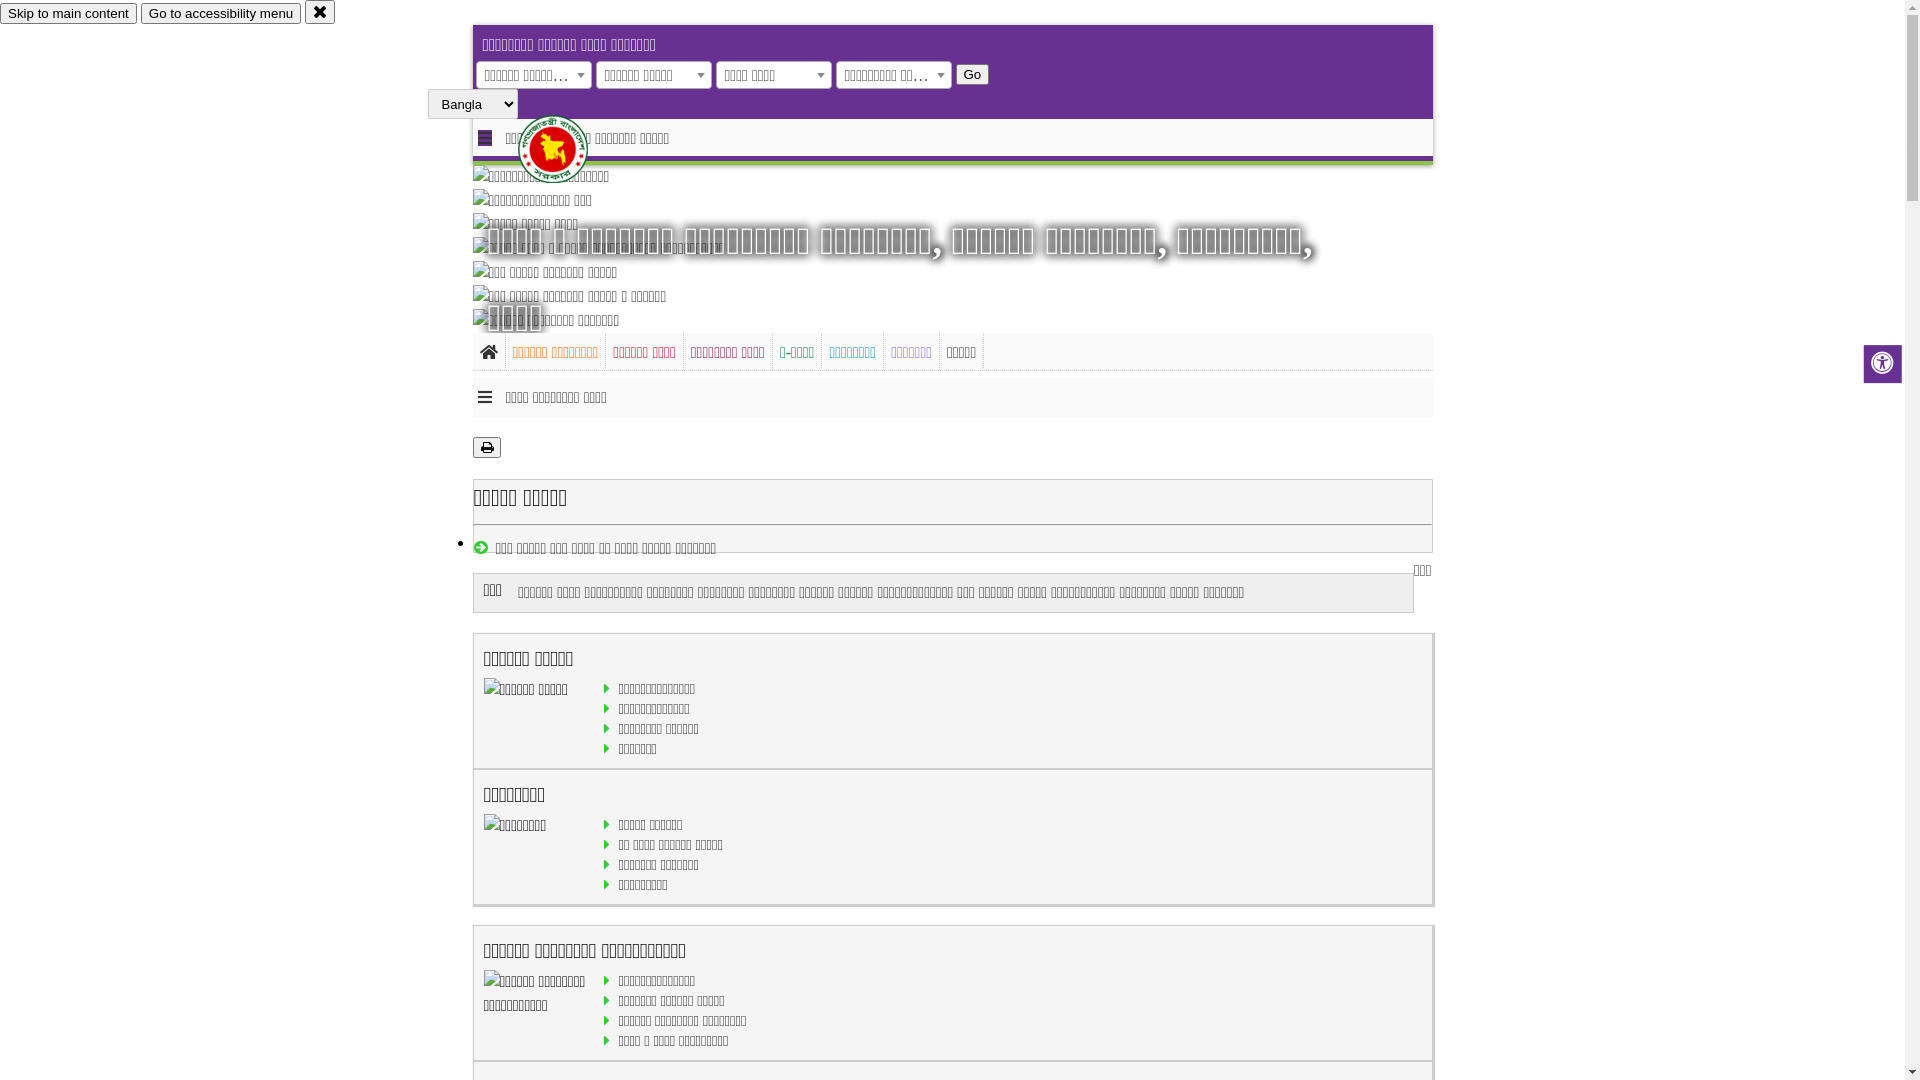 This screenshot has height=1080, width=1920. I want to click on 'Skip to main content', so click(68, 13).